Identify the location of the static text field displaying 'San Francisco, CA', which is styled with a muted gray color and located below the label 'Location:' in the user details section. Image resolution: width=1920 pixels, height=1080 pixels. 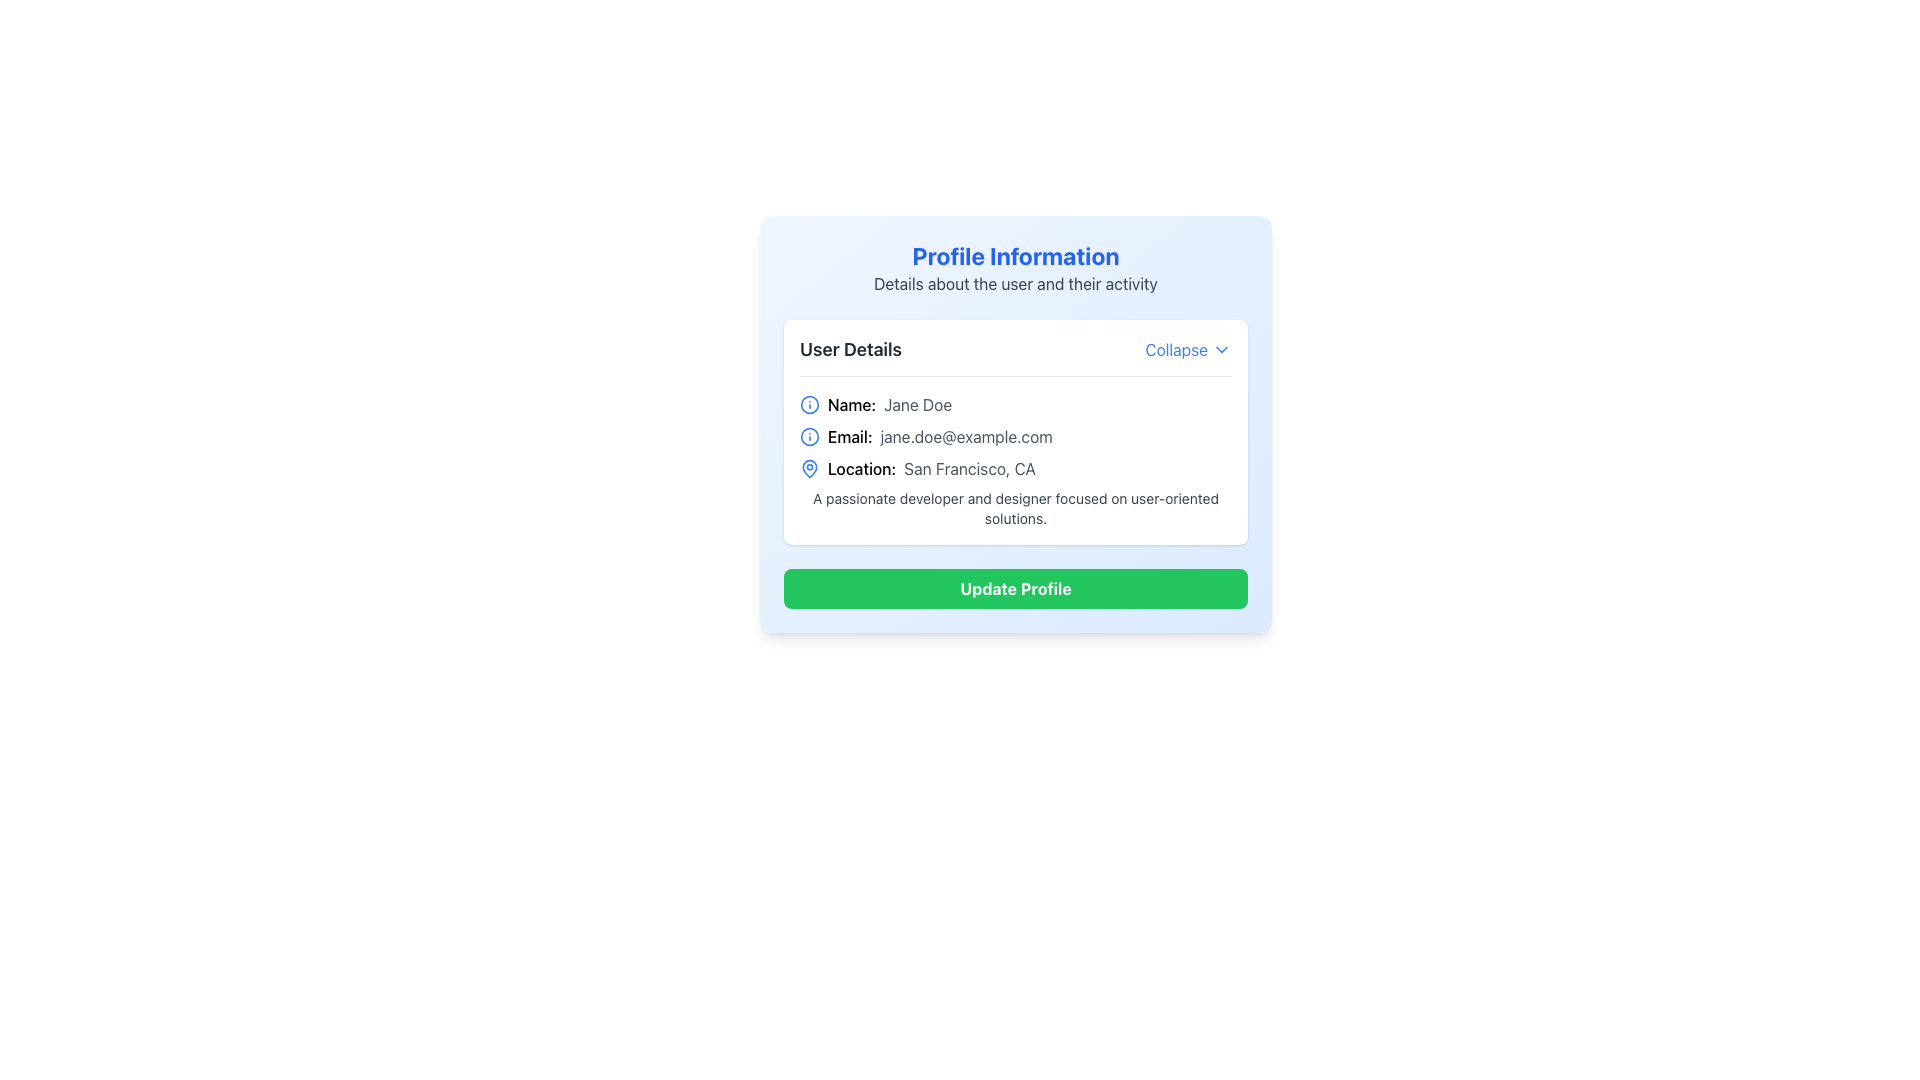
(969, 469).